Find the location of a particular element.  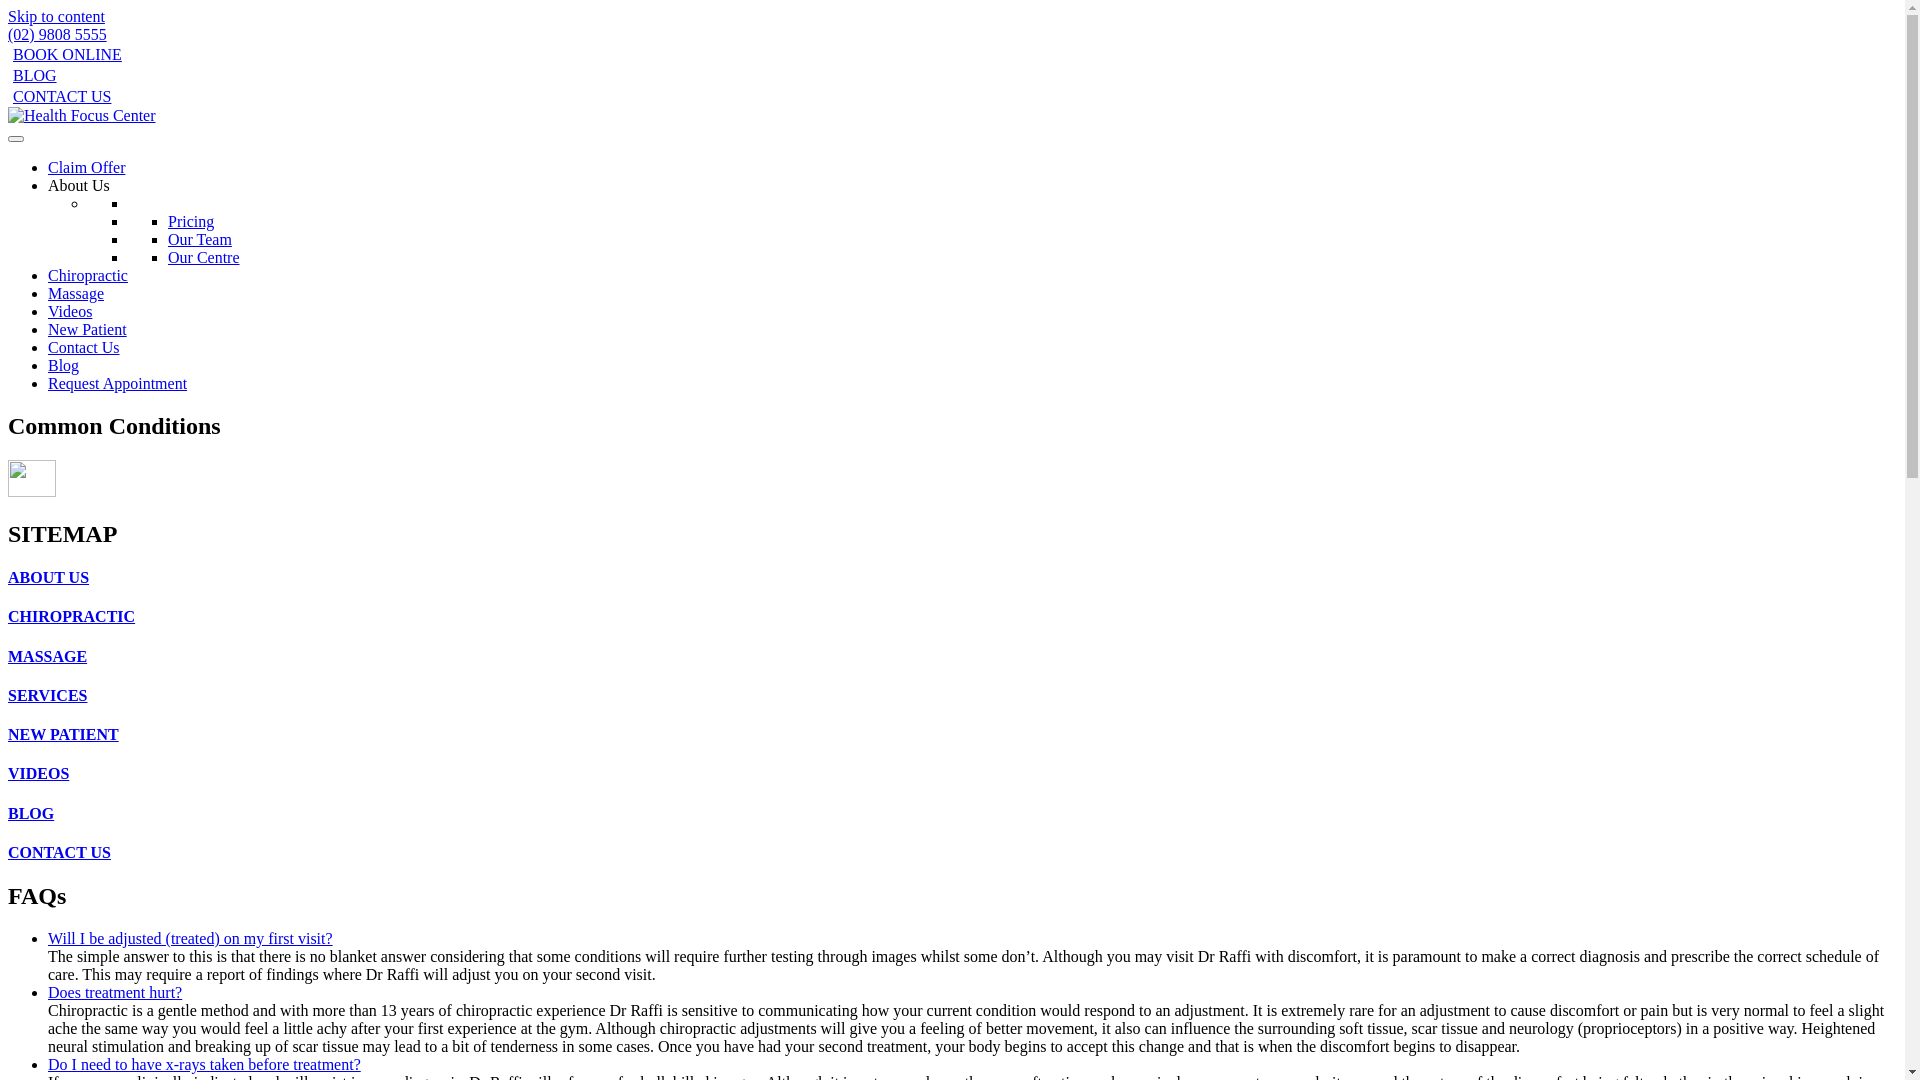

'Pricing' is located at coordinates (168, 221).